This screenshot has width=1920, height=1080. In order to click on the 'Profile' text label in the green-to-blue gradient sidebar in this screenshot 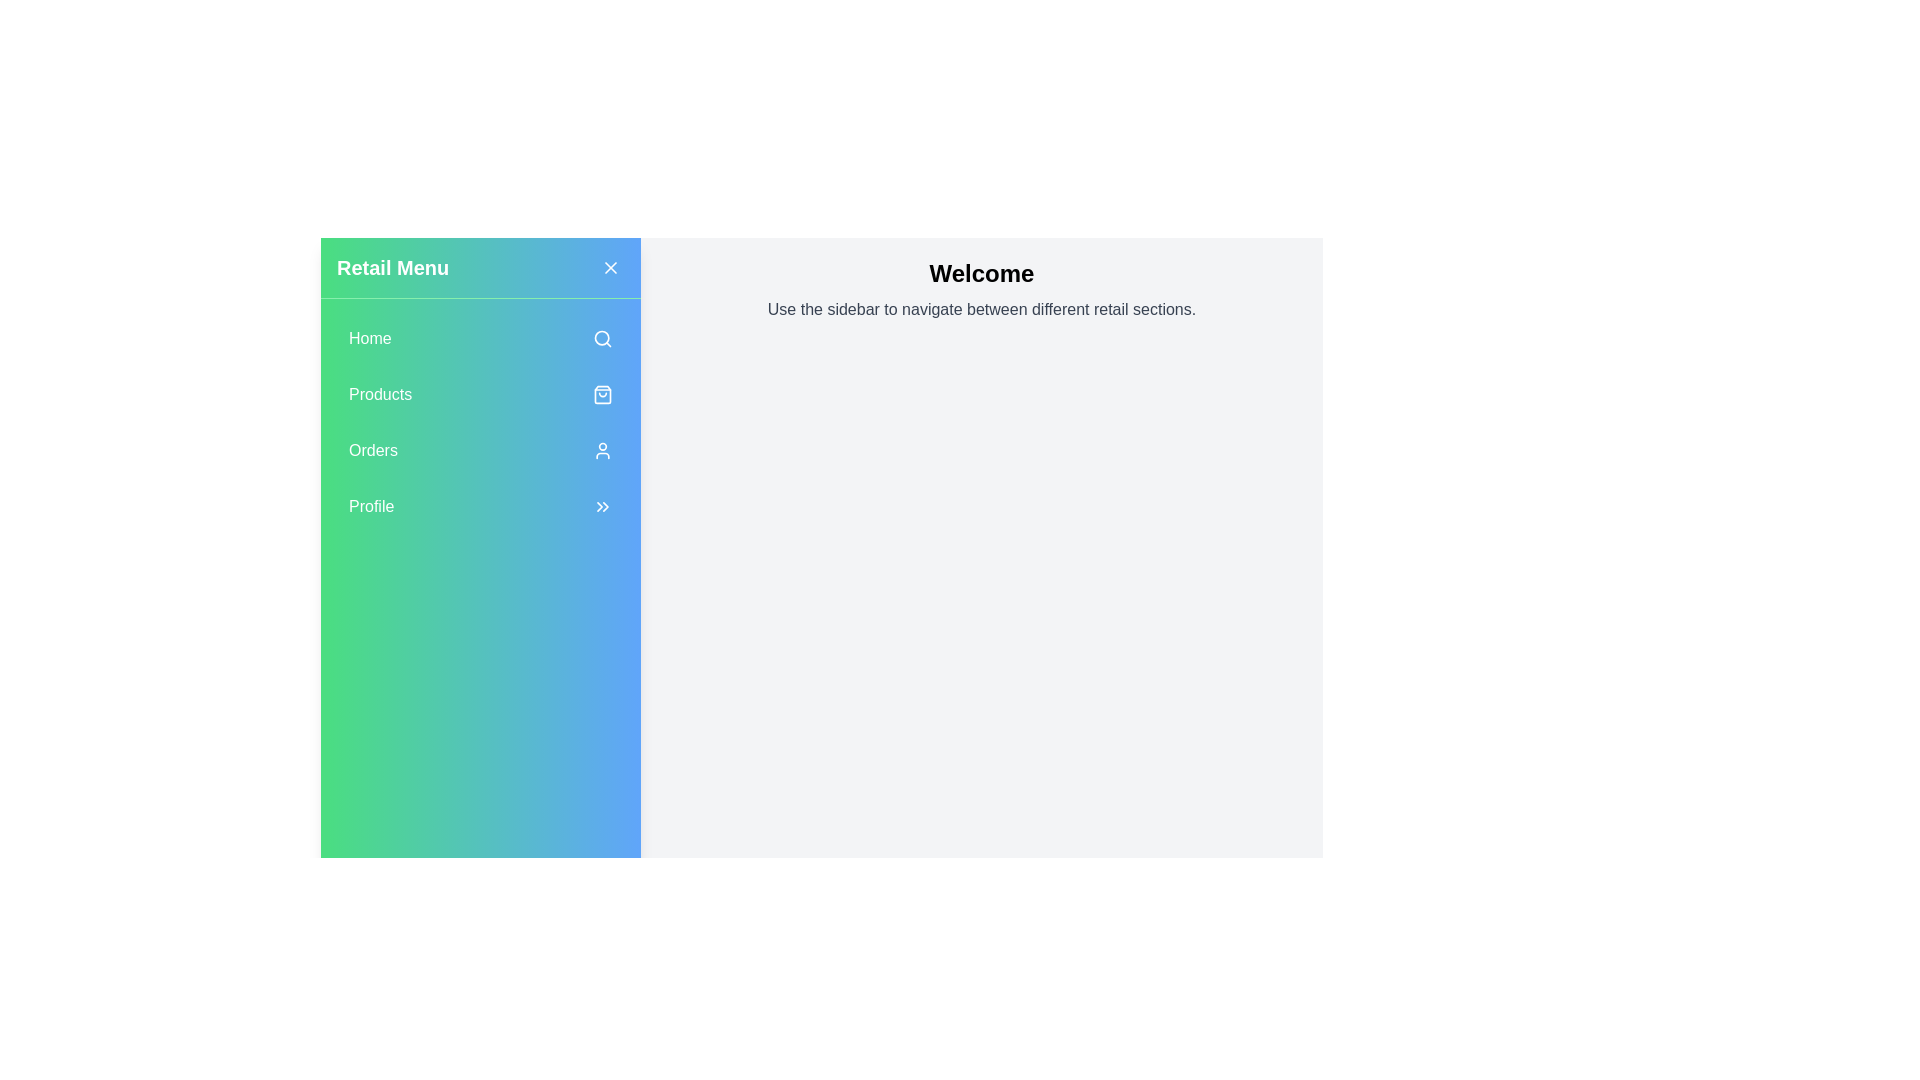, I will do `click(371, 505)`.